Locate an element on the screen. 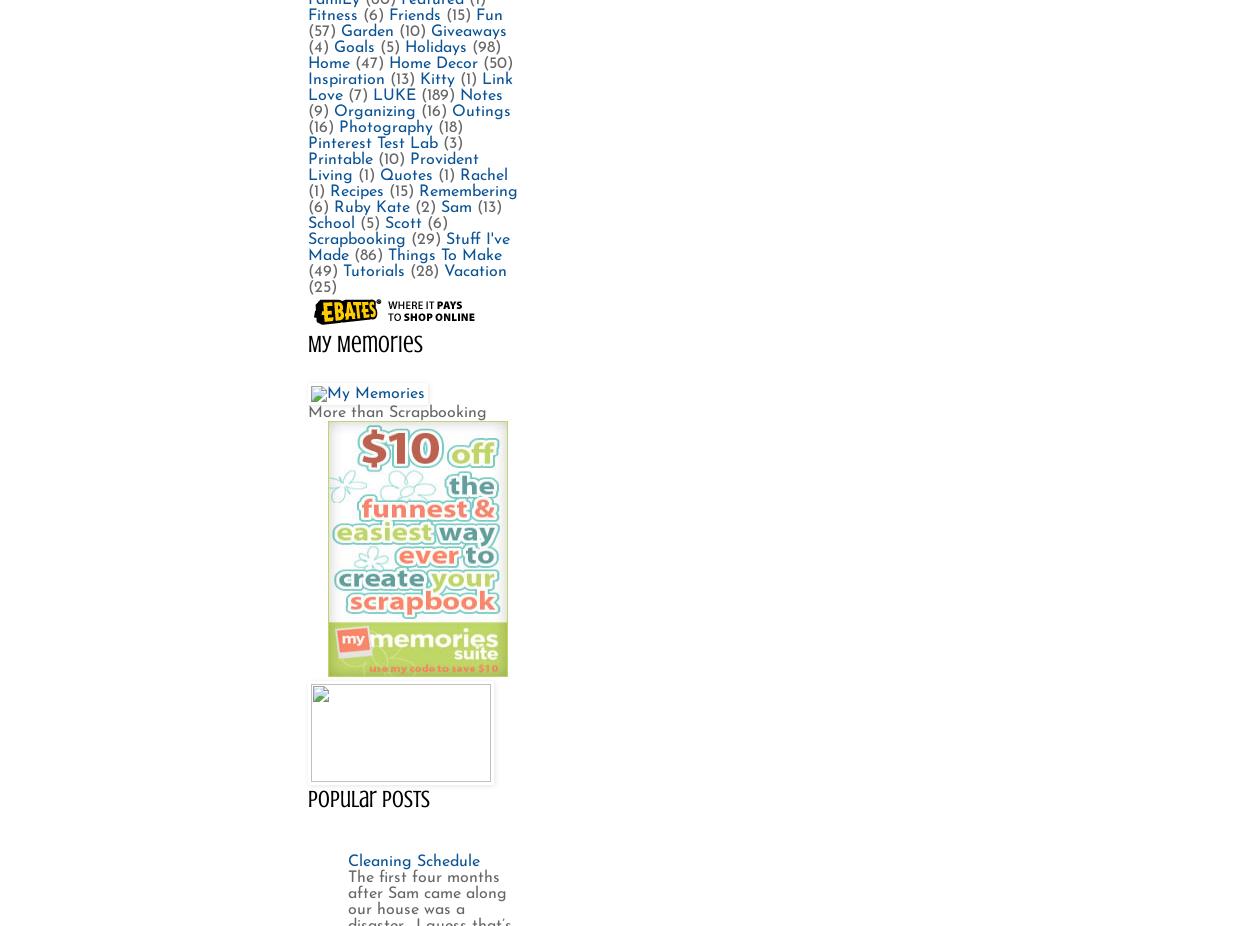 Image resolution: width=1258 pixels, height=926 pixels. '(2)' is located at coordinates (424, 205).